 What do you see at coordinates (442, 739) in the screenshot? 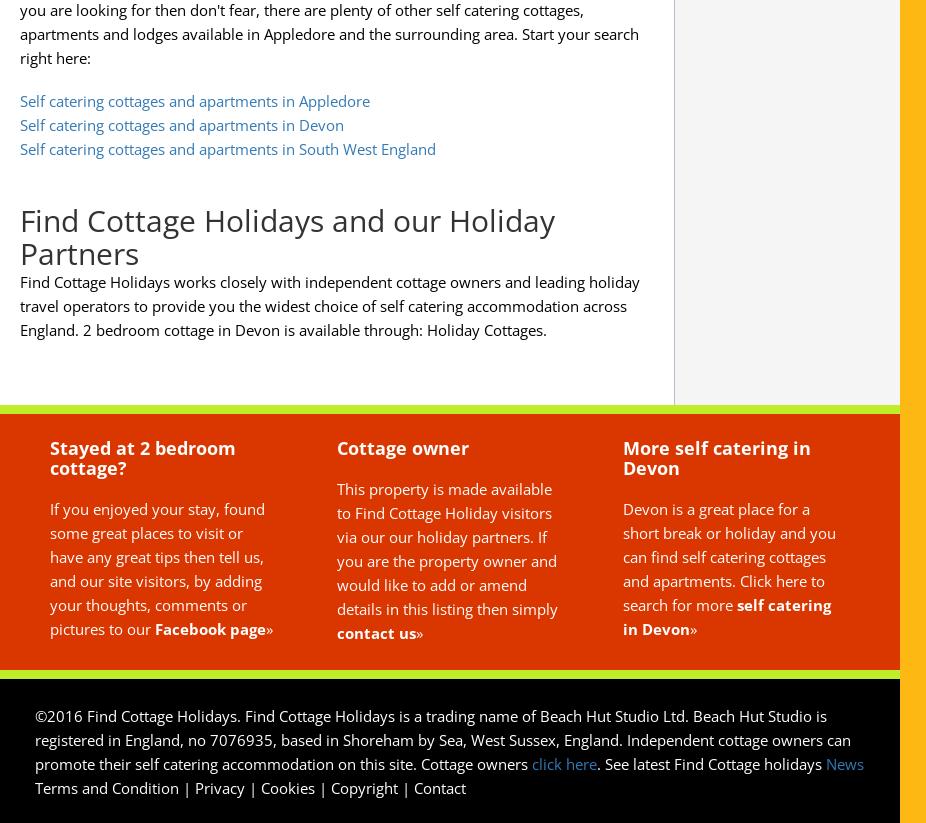
I see `'©2016 Find Cottage Holidays. Find Cottage Holidays is a trading name of Beach Hut Studio Ltd. Beach Hut Studio is registered in England, no 7076935, based in Shoreham by Sea, West Sussex, England. Independent cottage owners can promote their self catering accommodation on this site. Cottage owners'` at bounding box center [442, 739].